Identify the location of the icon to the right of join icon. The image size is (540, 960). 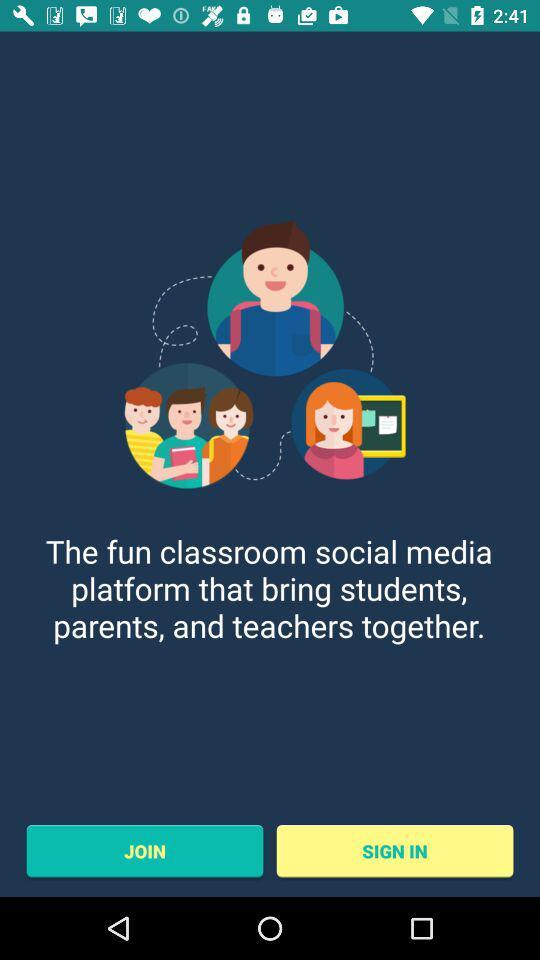
(395, 850).